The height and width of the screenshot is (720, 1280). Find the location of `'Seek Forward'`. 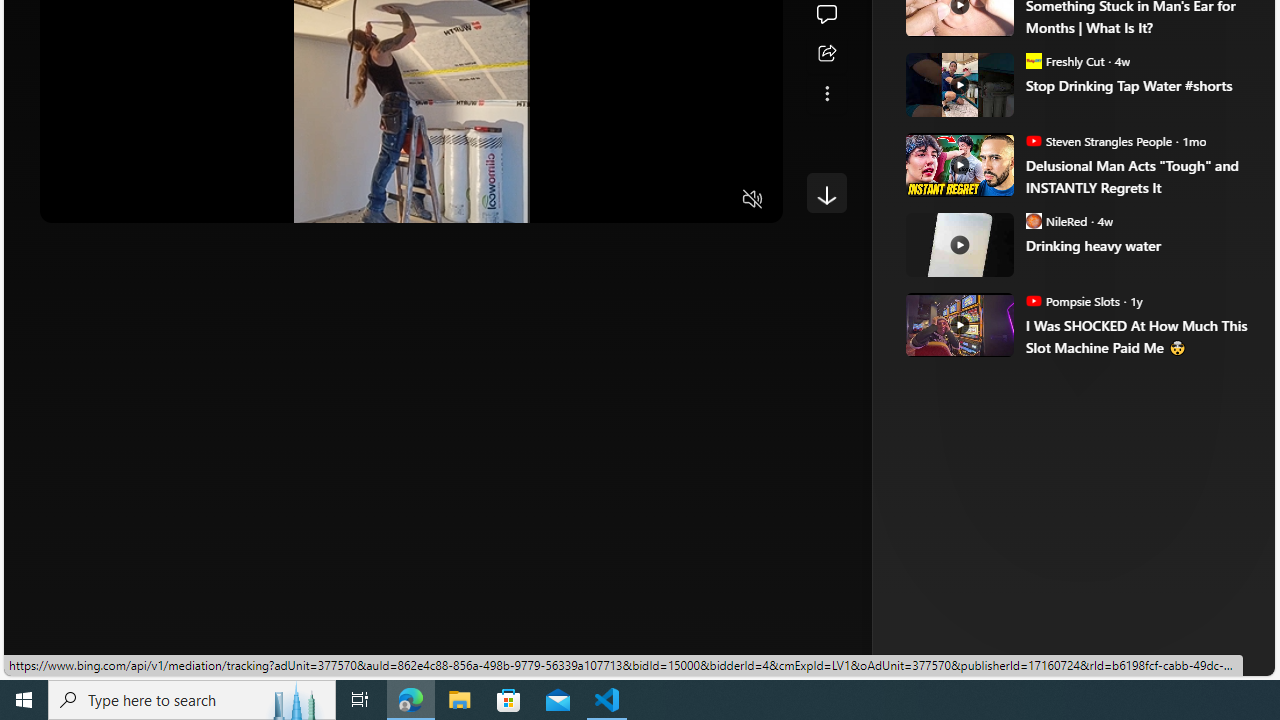

'Seek Forward' is located at coordinates (149, 200).